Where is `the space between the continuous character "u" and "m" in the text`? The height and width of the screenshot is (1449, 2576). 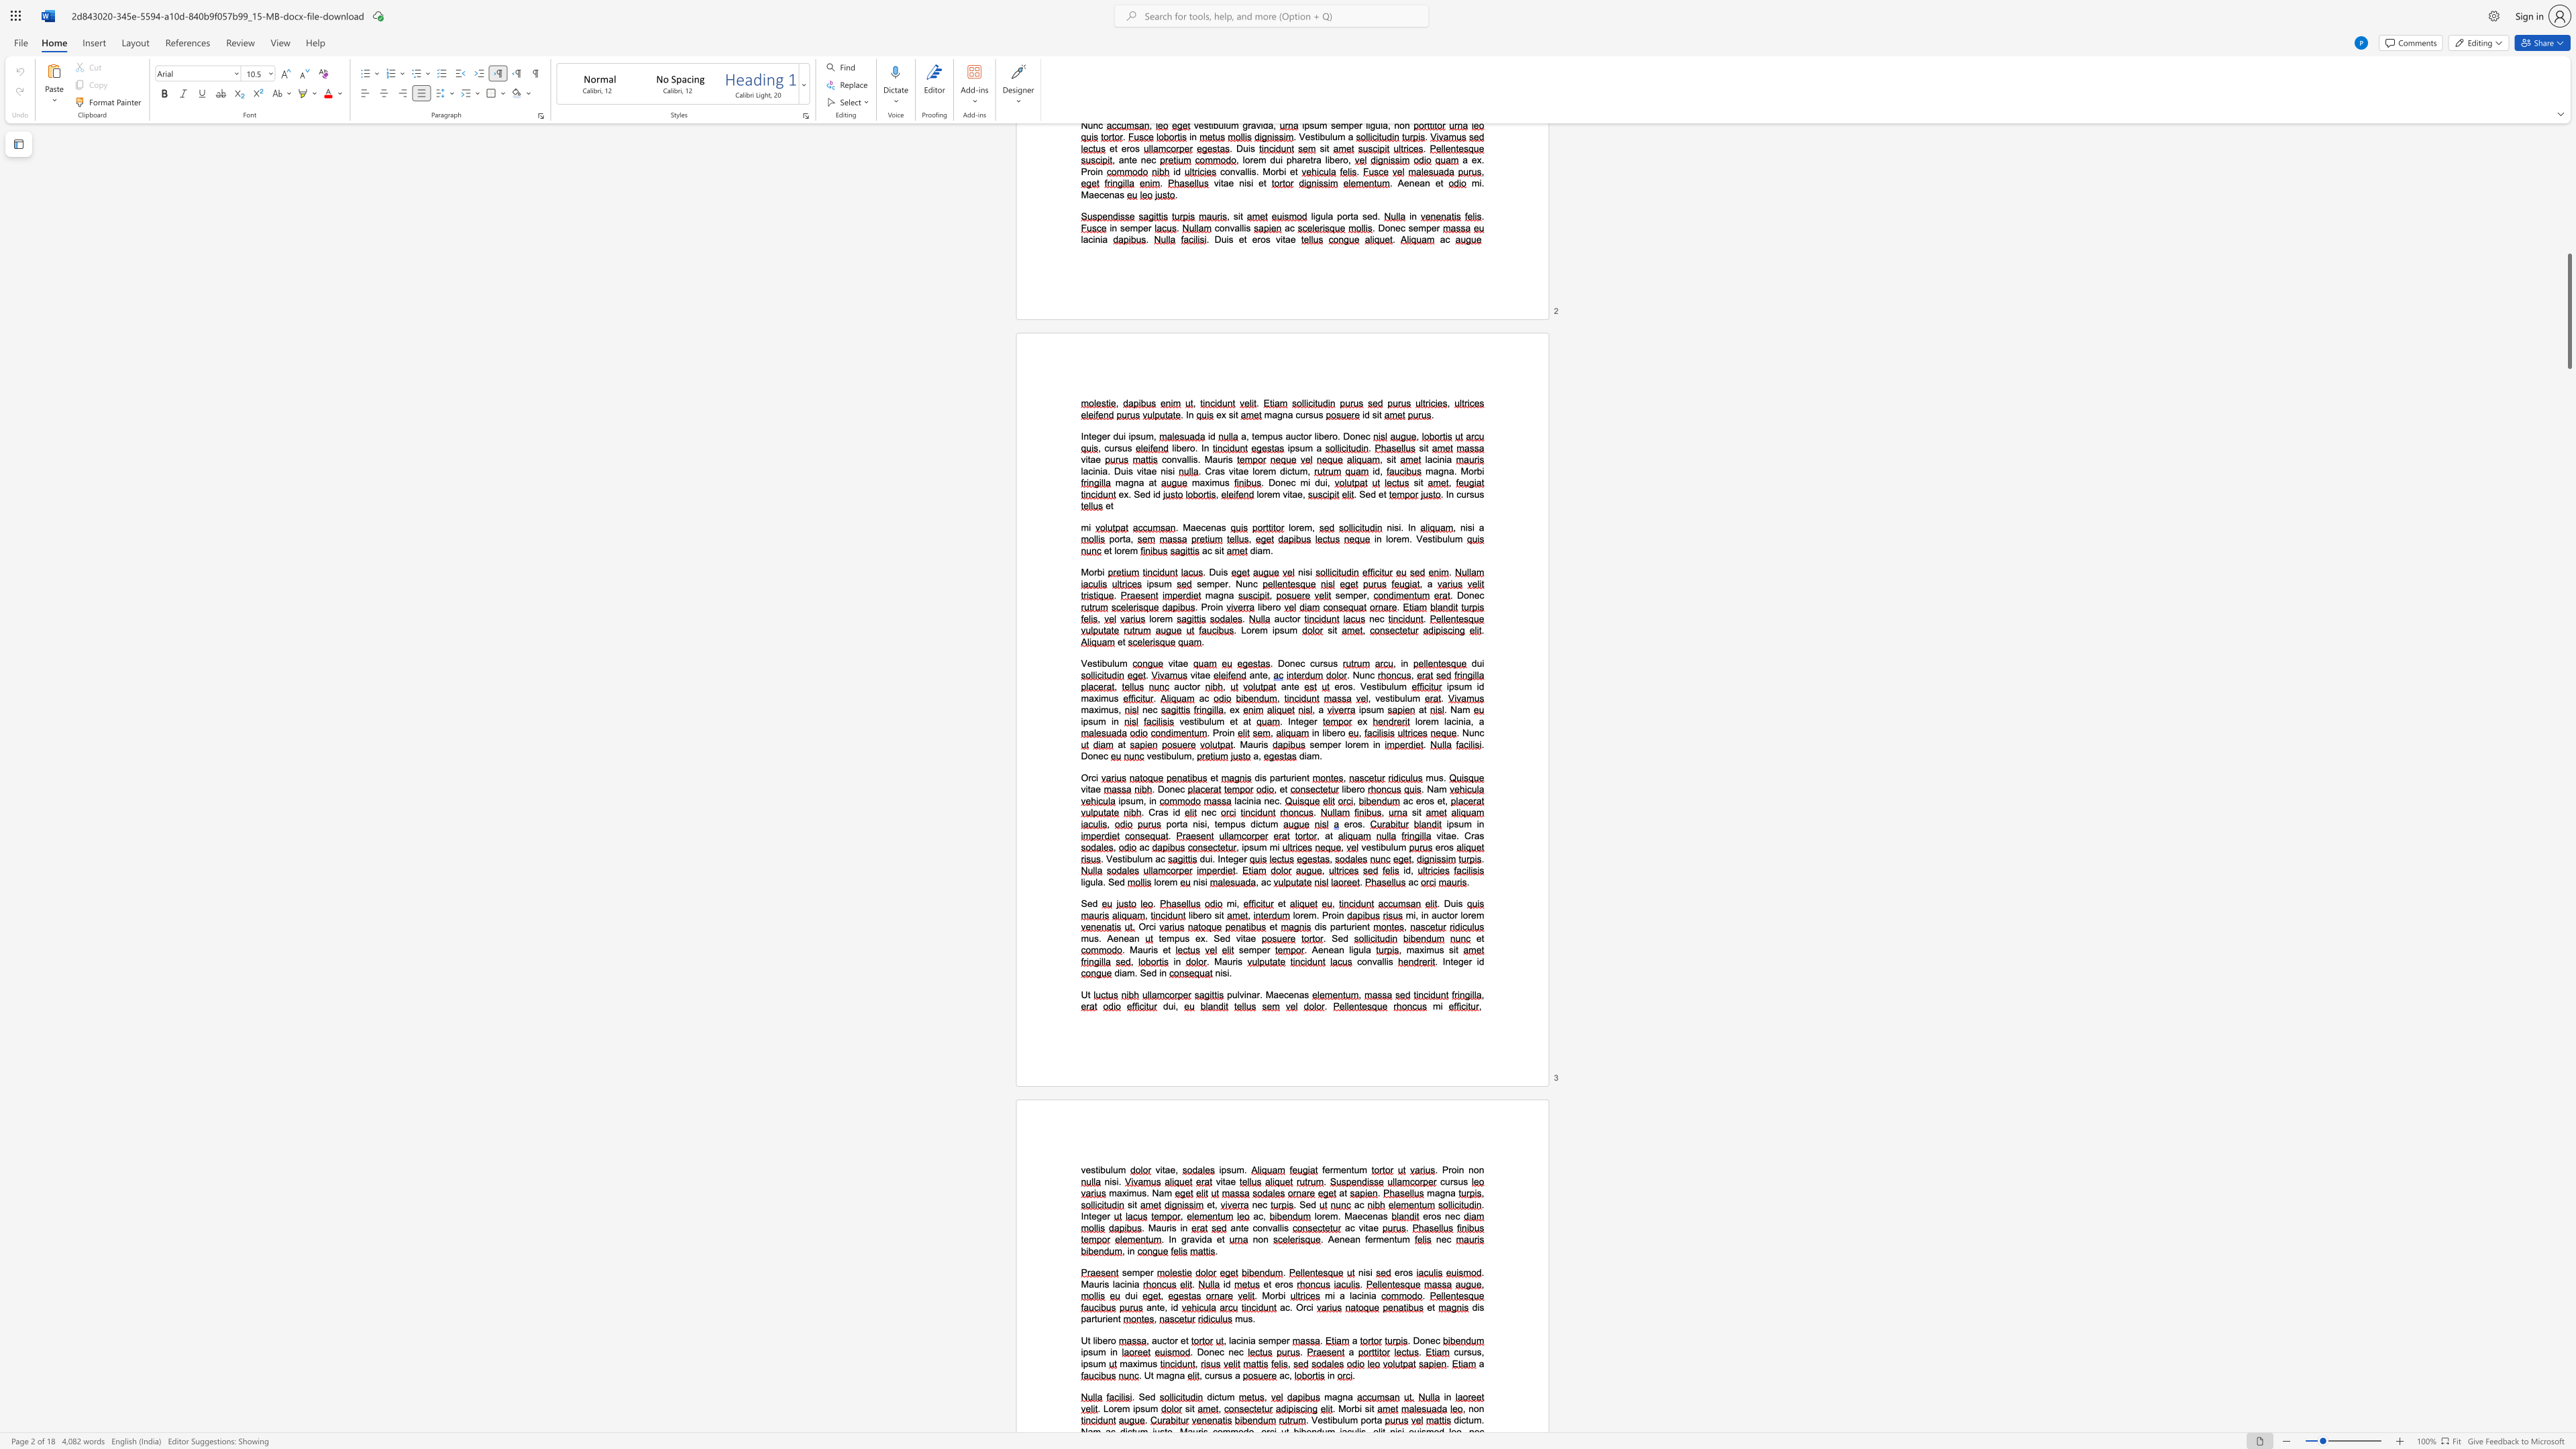
the space between the continuous character "u" and "m" in the text is located at coordinates (1358, 1170).